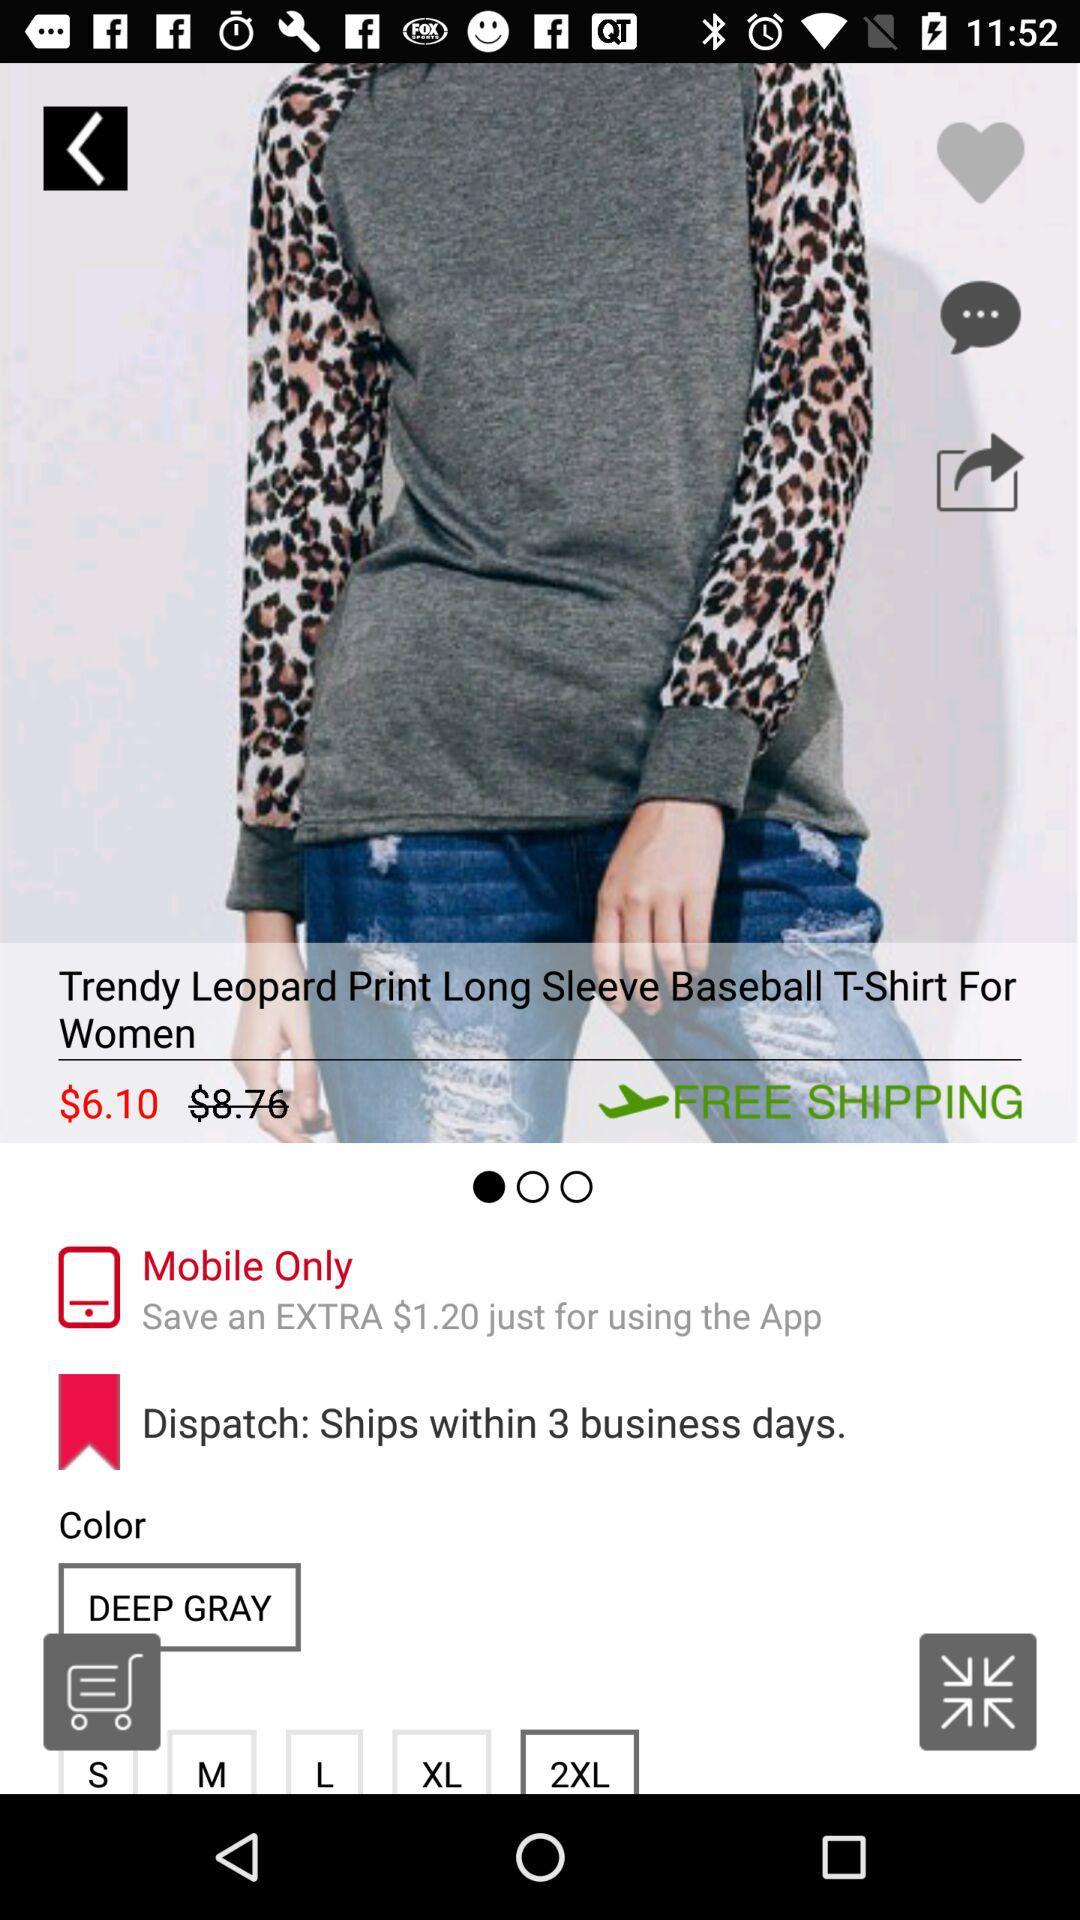 Image resolution: width=1080 pixels, height=1920 pixels. Describe the element at coordinates (979, 162) in the screenshot. I see `like button` at that location.